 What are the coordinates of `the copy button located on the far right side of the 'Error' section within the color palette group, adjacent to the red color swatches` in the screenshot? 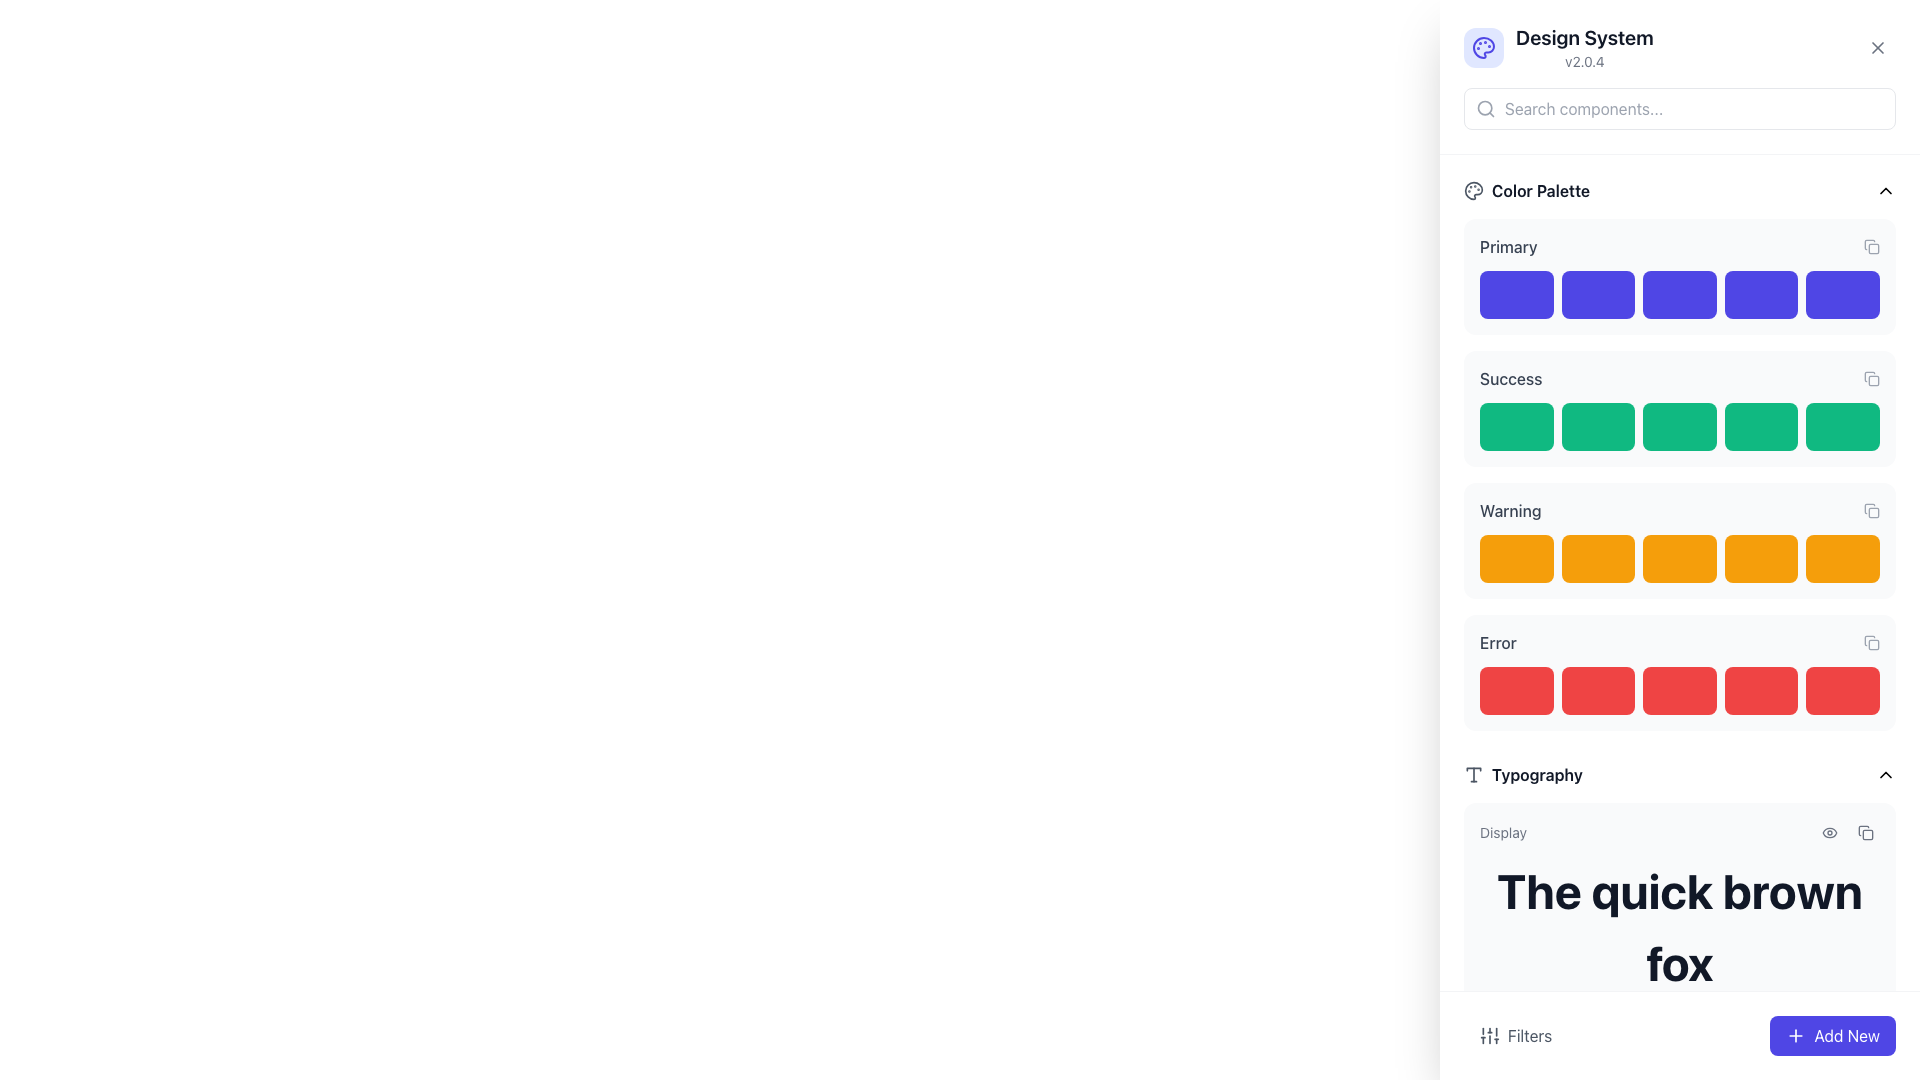 It's located at (1871, 643).